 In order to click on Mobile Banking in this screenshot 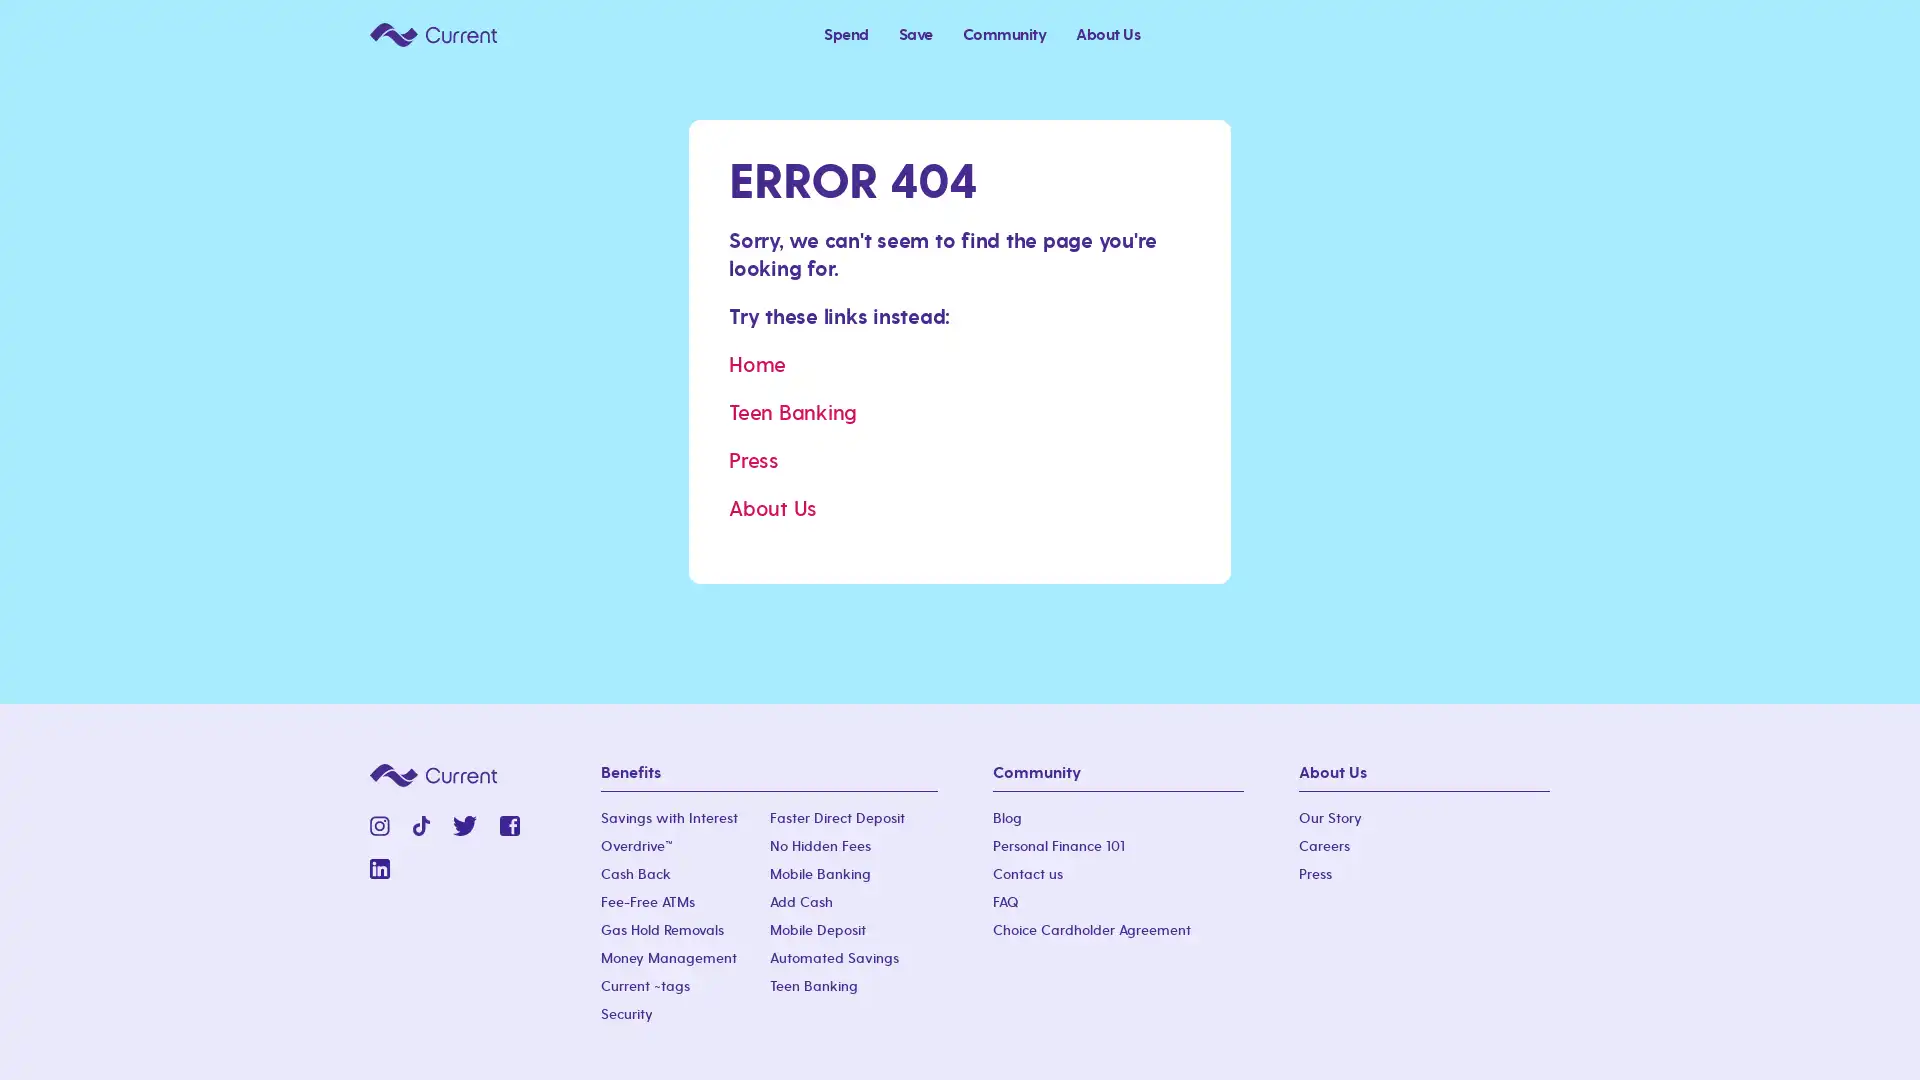, I will do `click(819, 874)`.